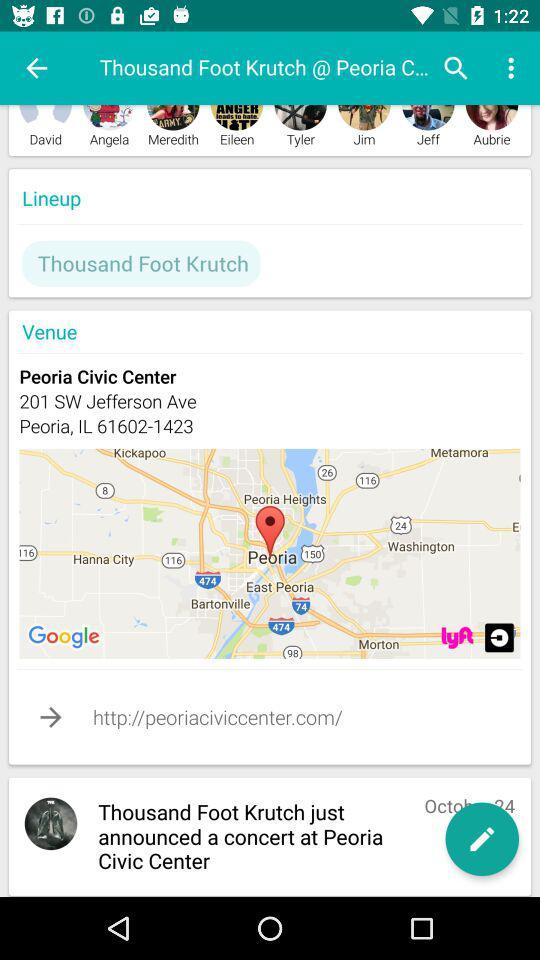 This screenshot has width=540, height=960. Describe the element at coordinates (481, 839) in the screenshot. I see `the edit icon` at that location.